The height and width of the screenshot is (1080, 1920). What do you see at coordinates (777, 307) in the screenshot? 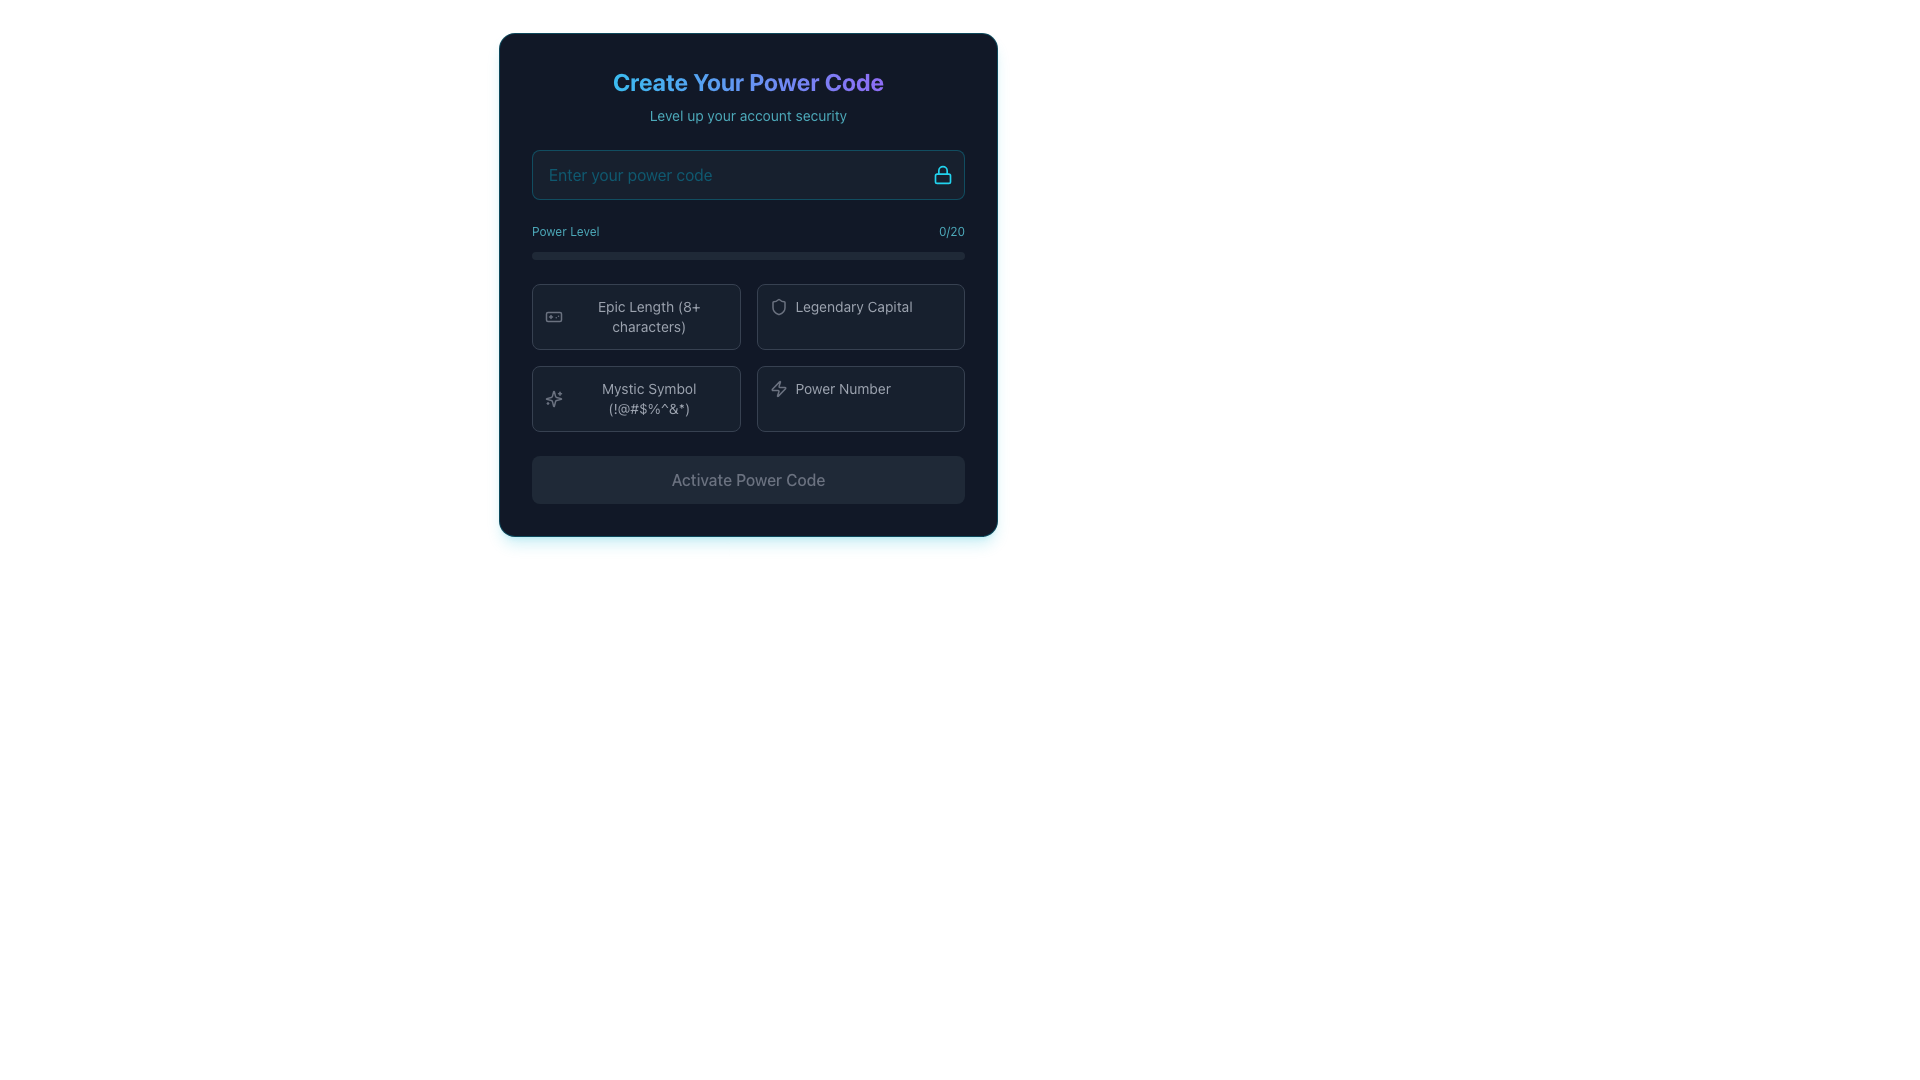
I see `the icon associated with the 'Legendary Capital' option located in the top-right corner of the button row for interaction` at bounding box center [777, 307].